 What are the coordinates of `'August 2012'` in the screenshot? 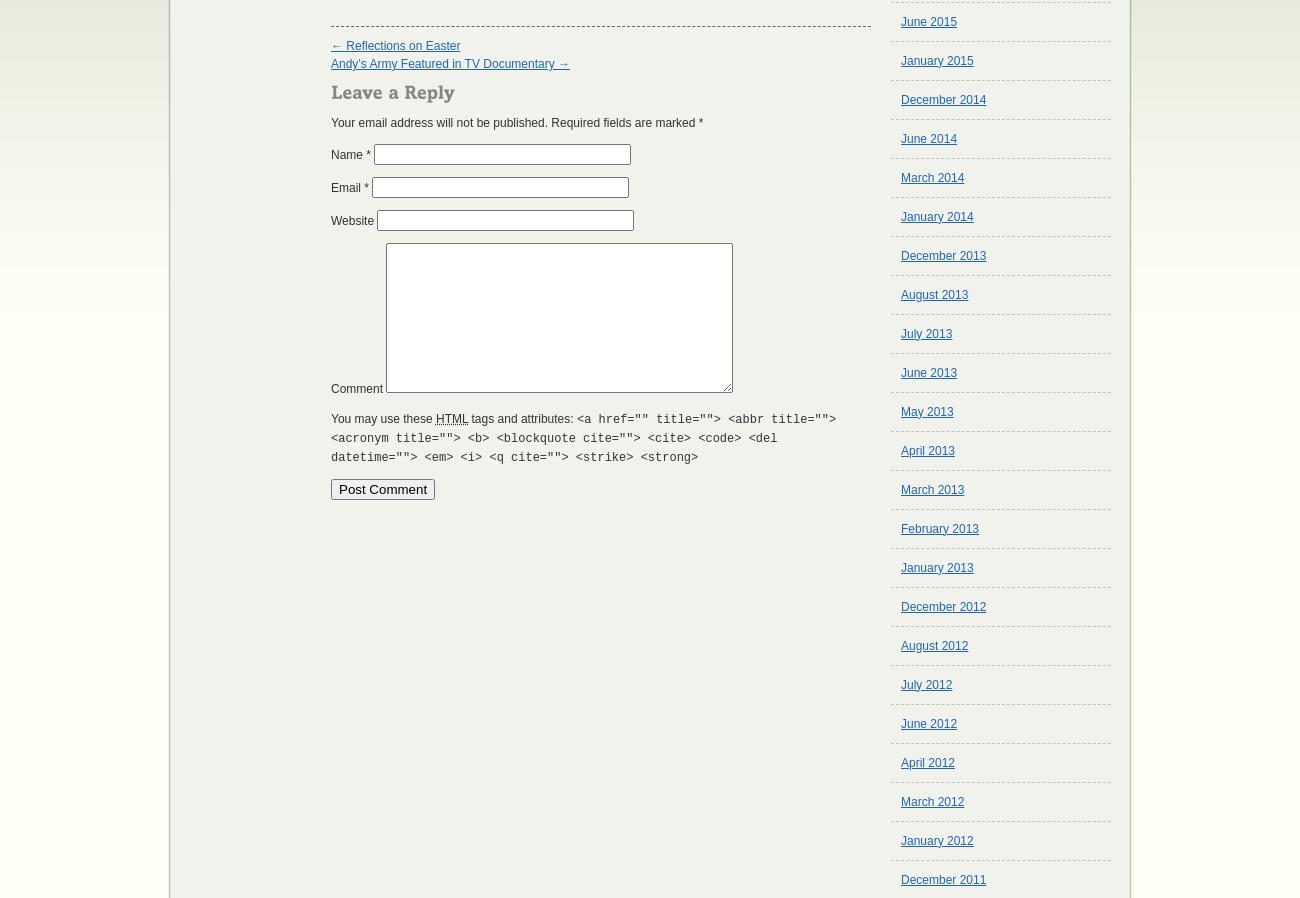 It's located at (934, 644).